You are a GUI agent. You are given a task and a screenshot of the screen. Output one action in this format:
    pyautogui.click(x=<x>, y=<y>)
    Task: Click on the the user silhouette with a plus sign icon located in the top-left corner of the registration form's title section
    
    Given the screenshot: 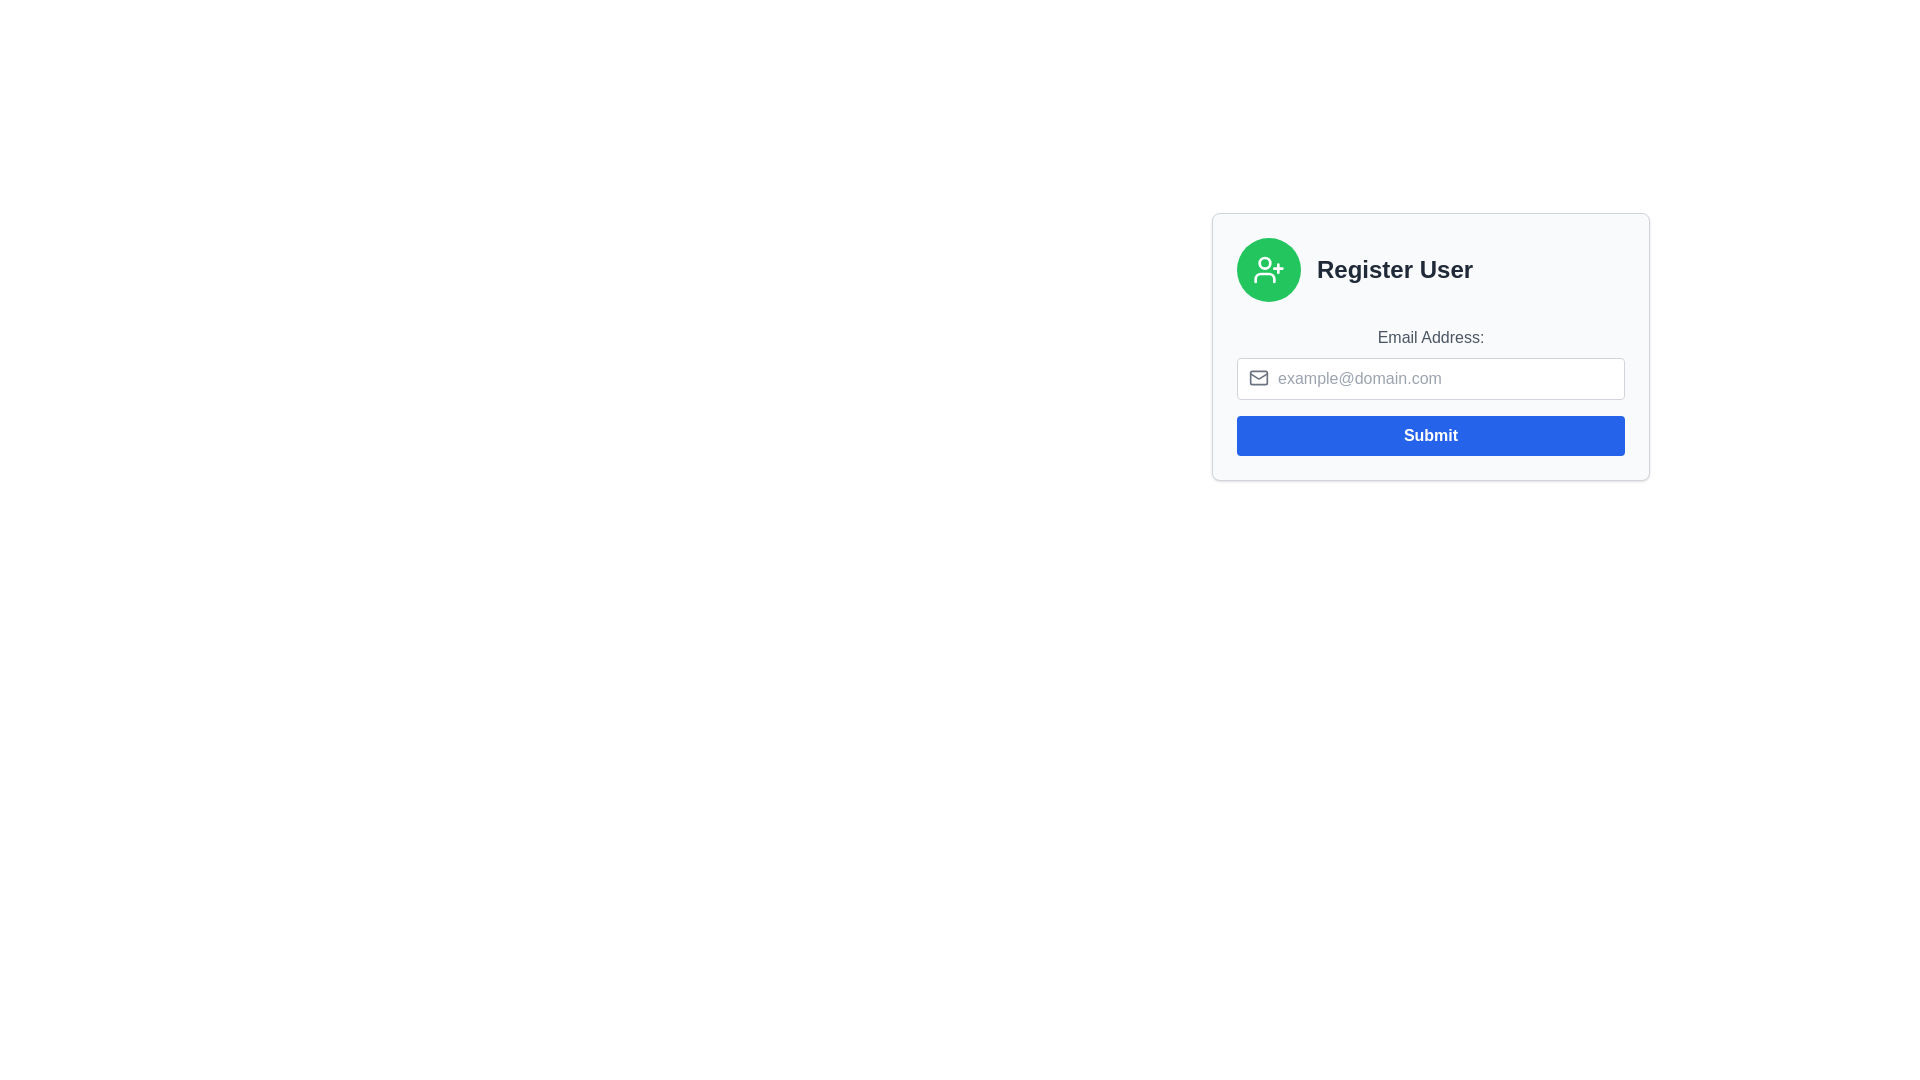 What is the action you would take?
    pyautogui.click(x=1264, y=261)
    